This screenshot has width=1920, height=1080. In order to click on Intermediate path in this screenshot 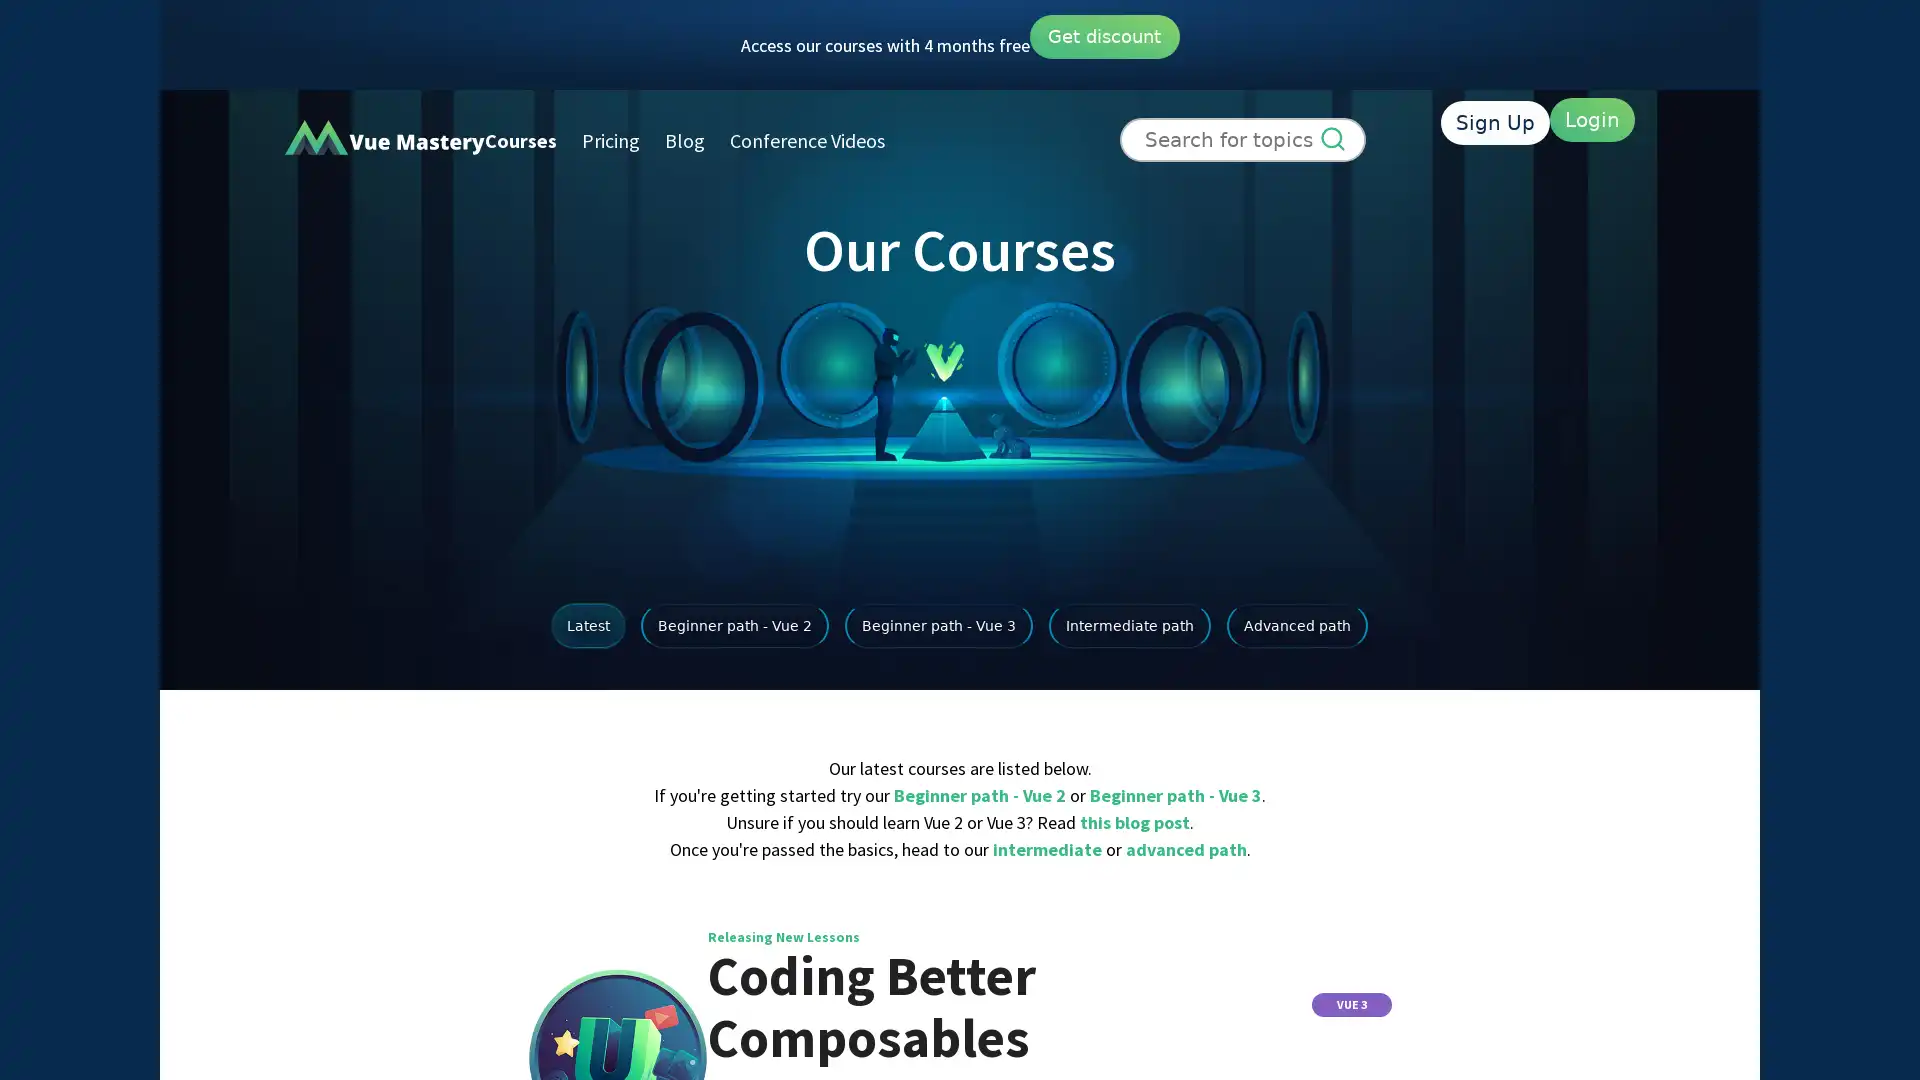, I will do `click(1192, 624)`.